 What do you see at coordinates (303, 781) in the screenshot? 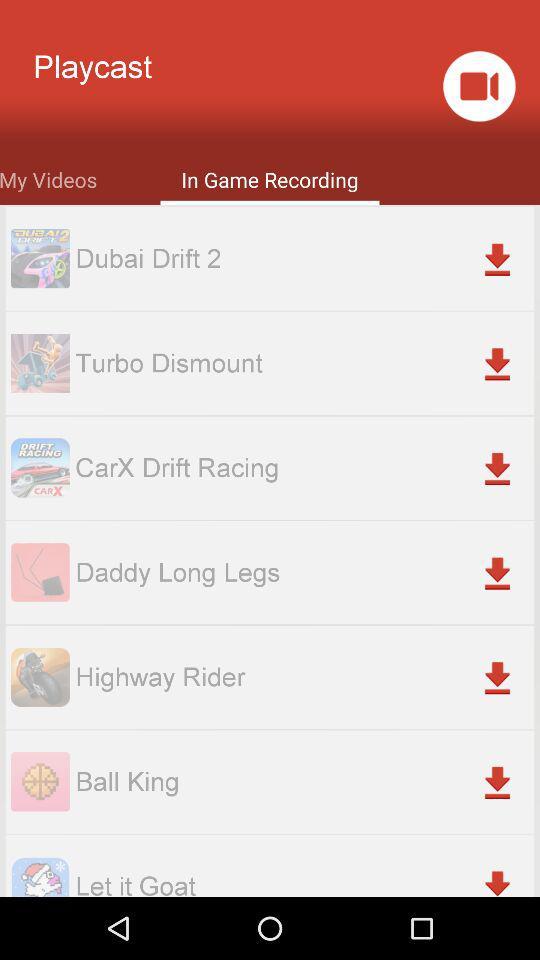
I see `ball king item` at bounding box center [303, 781].